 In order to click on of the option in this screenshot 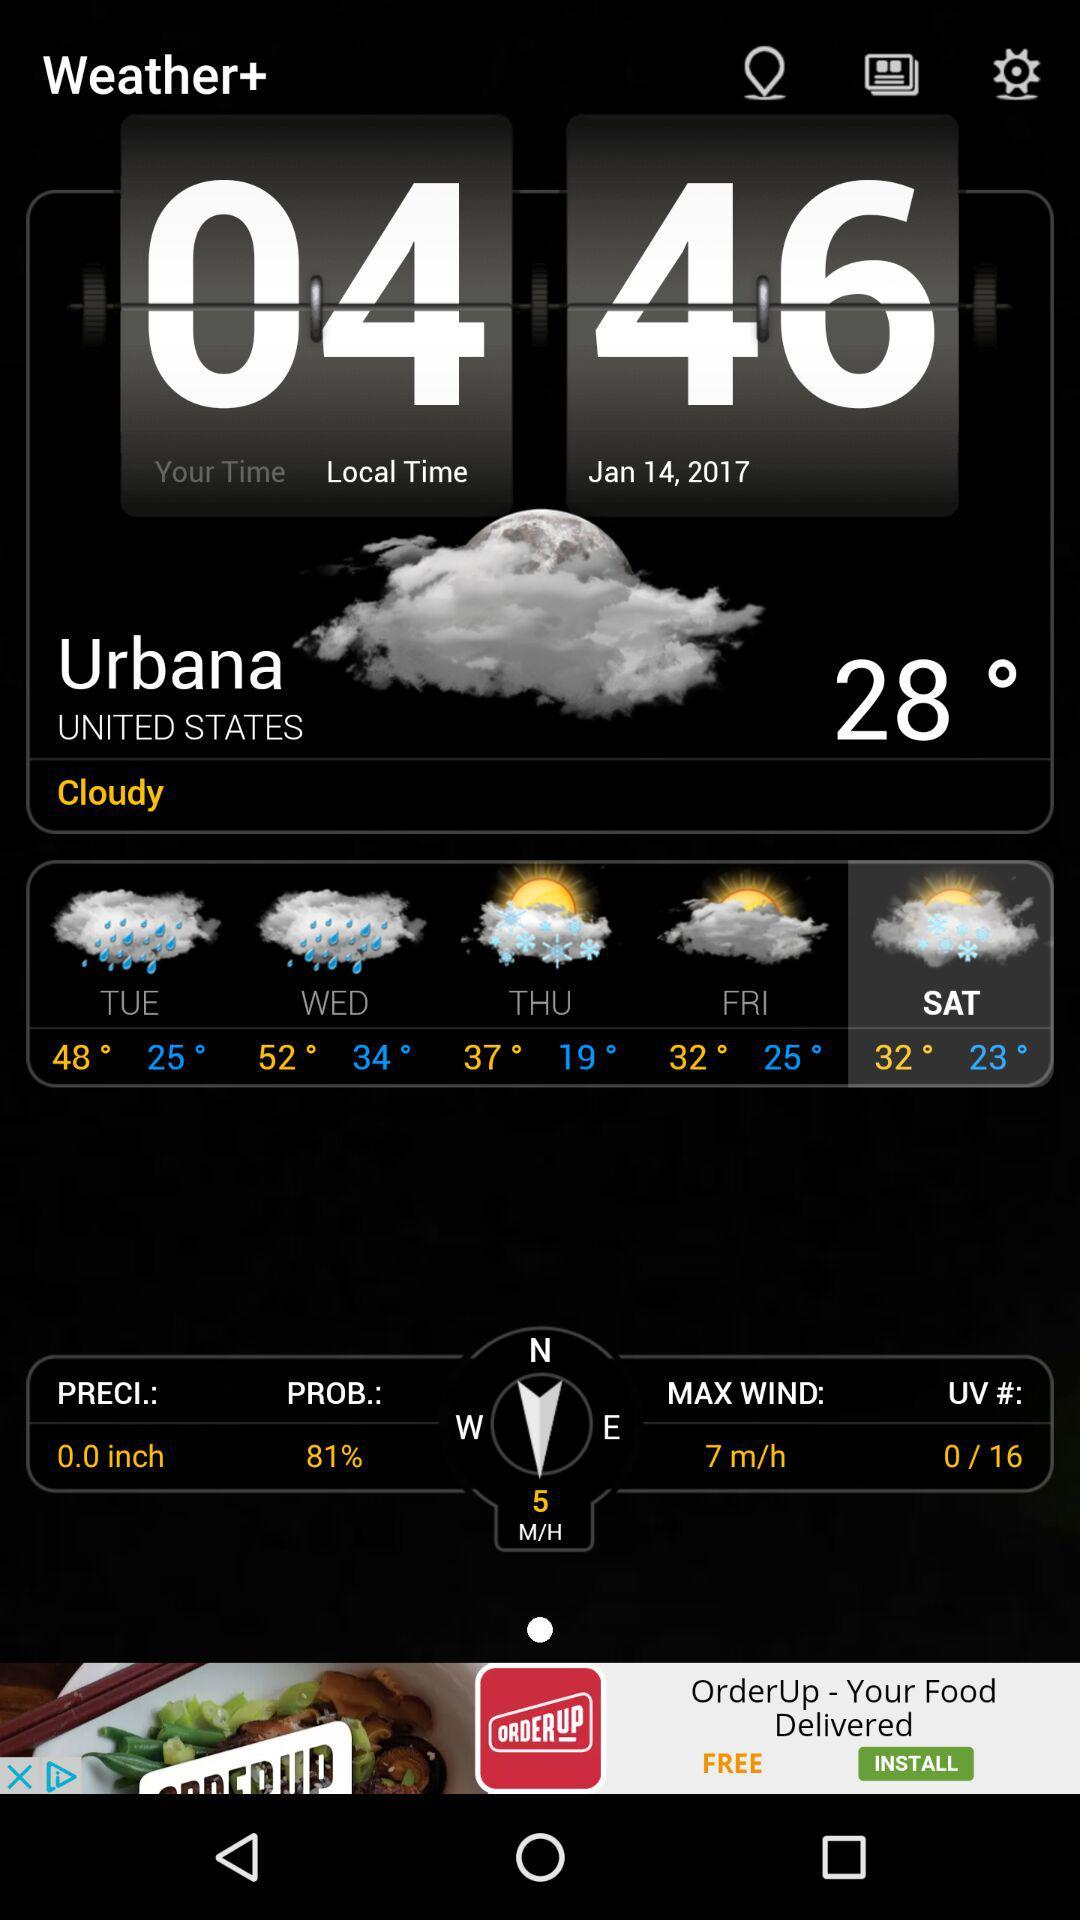, I will do `click(540, 1727)`.